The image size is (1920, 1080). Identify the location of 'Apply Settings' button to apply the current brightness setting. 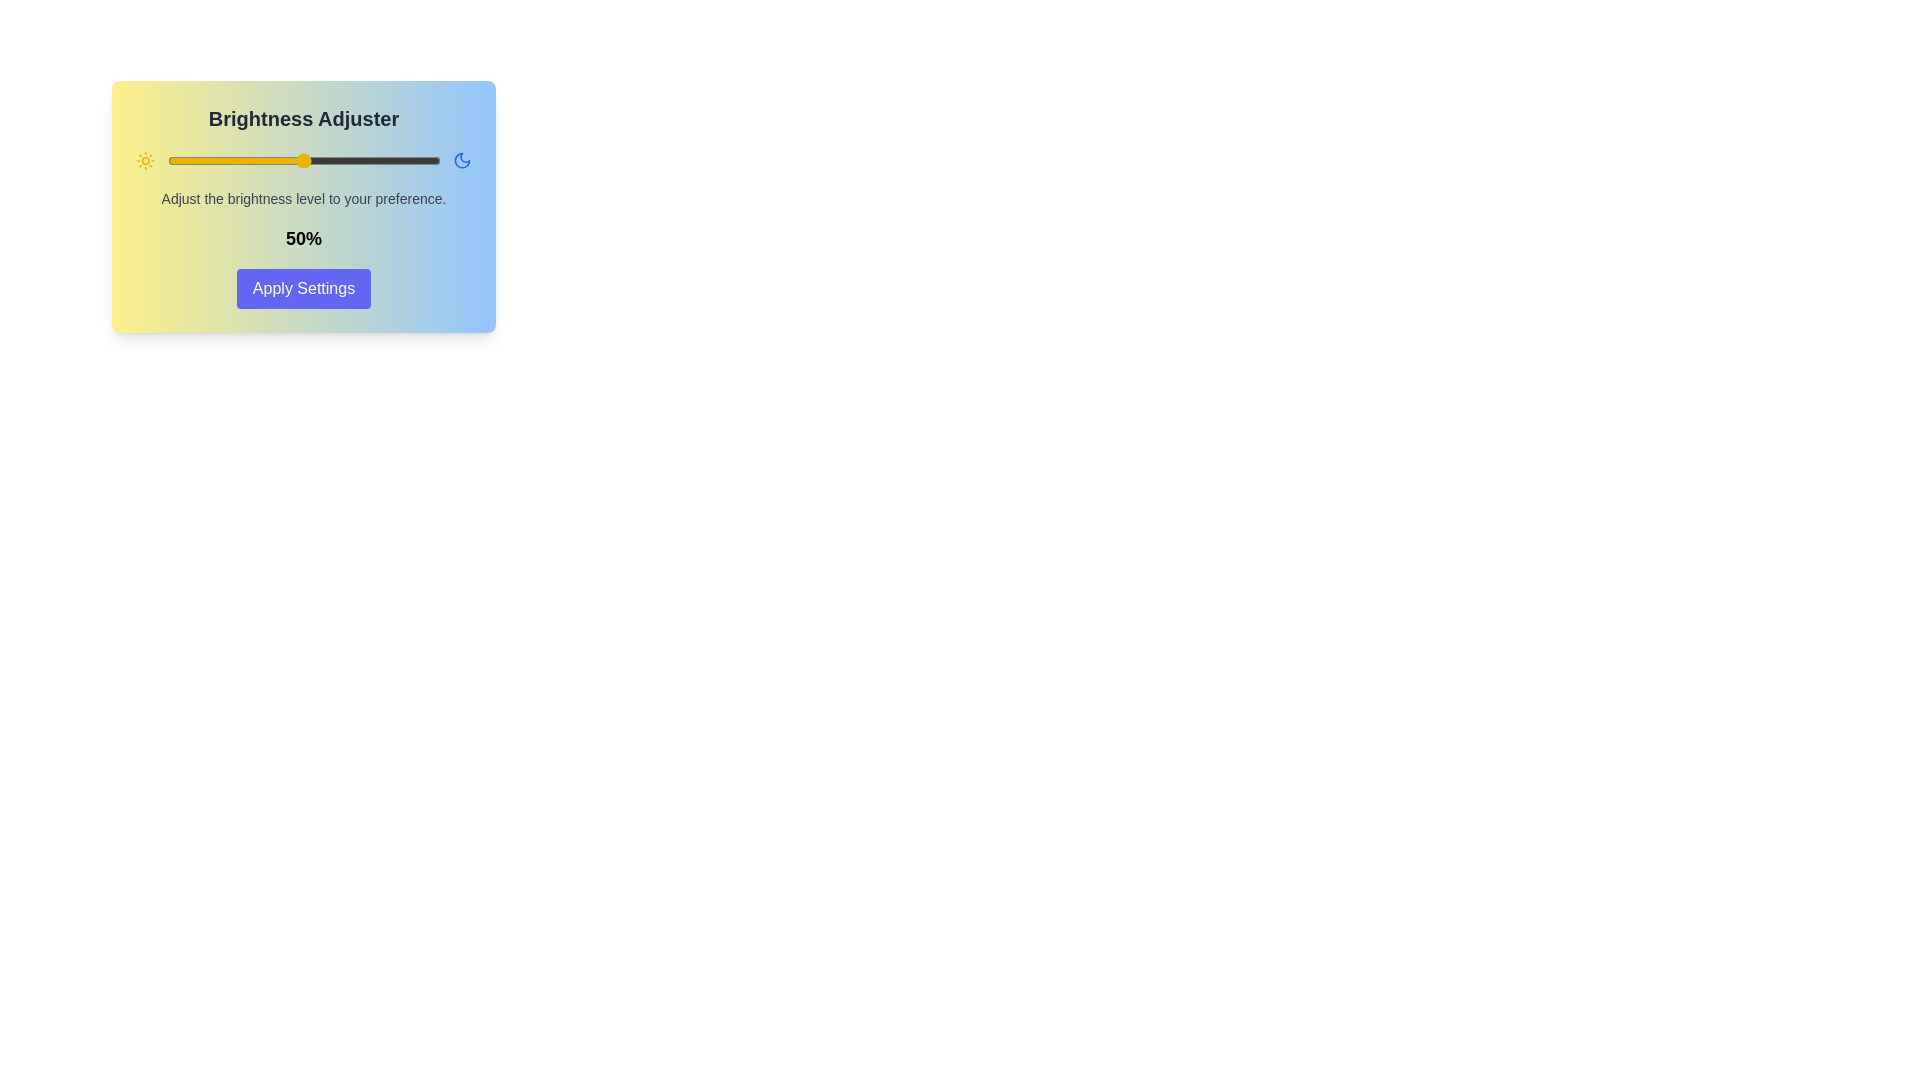
(302, 289).